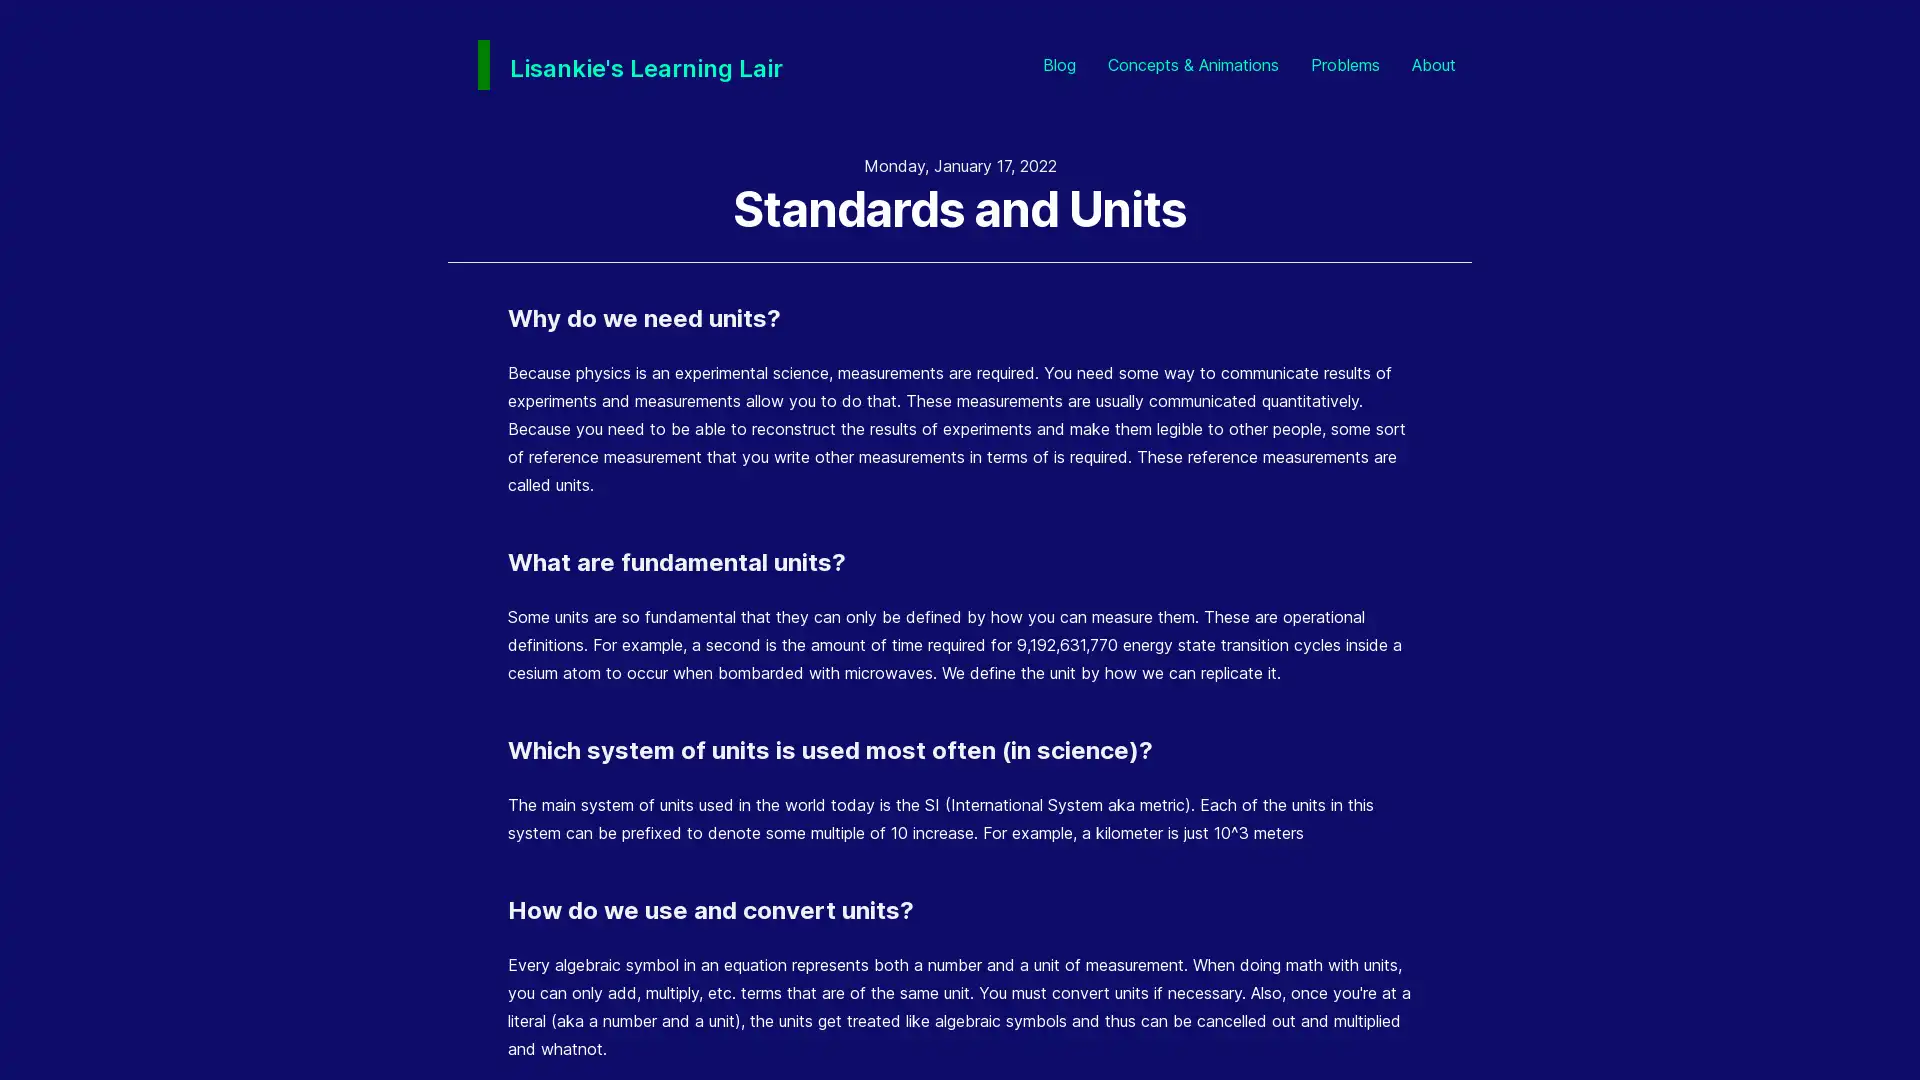  What do you see at coordinates (1869, 1029) in the screenshot?
I see `Scroll To Top` at bounding box center [1869, 1029].